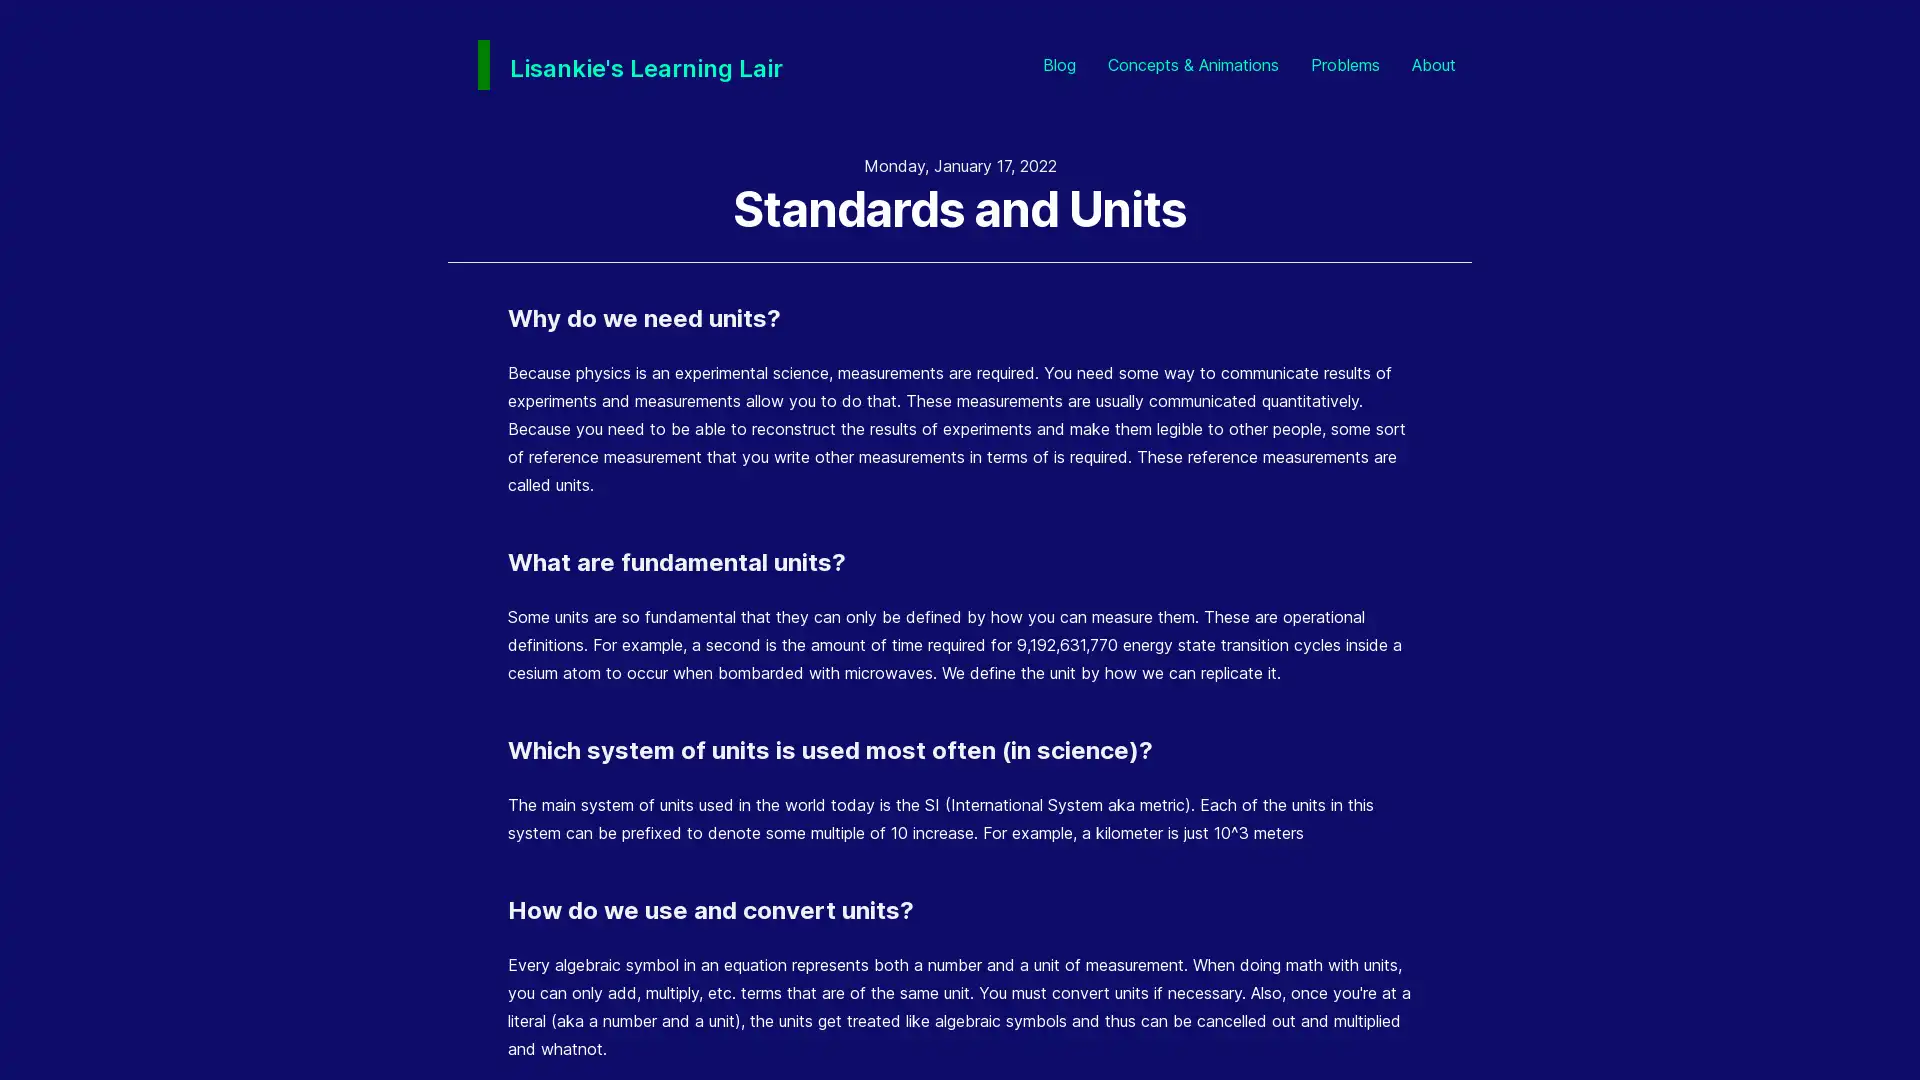  What do you see at coordinates (1869, 1029) in the screenshot?
I see `Scroll To Top` at bounding box center [1869, 1029].